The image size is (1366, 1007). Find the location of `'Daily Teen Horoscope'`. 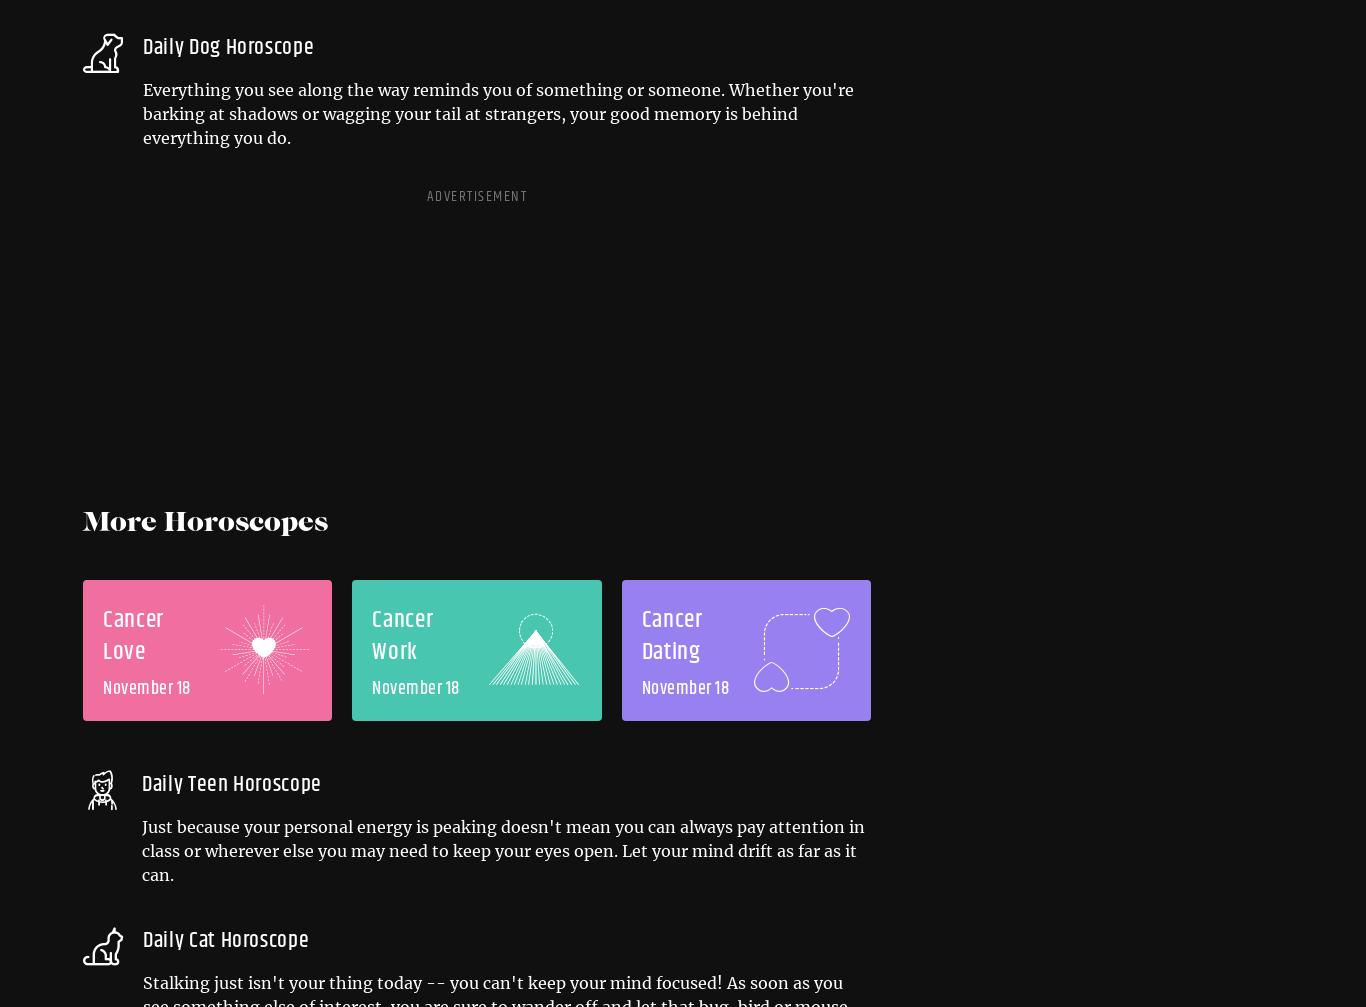

'Daily Teen Horoscope' is located at coordinates (231, 783).